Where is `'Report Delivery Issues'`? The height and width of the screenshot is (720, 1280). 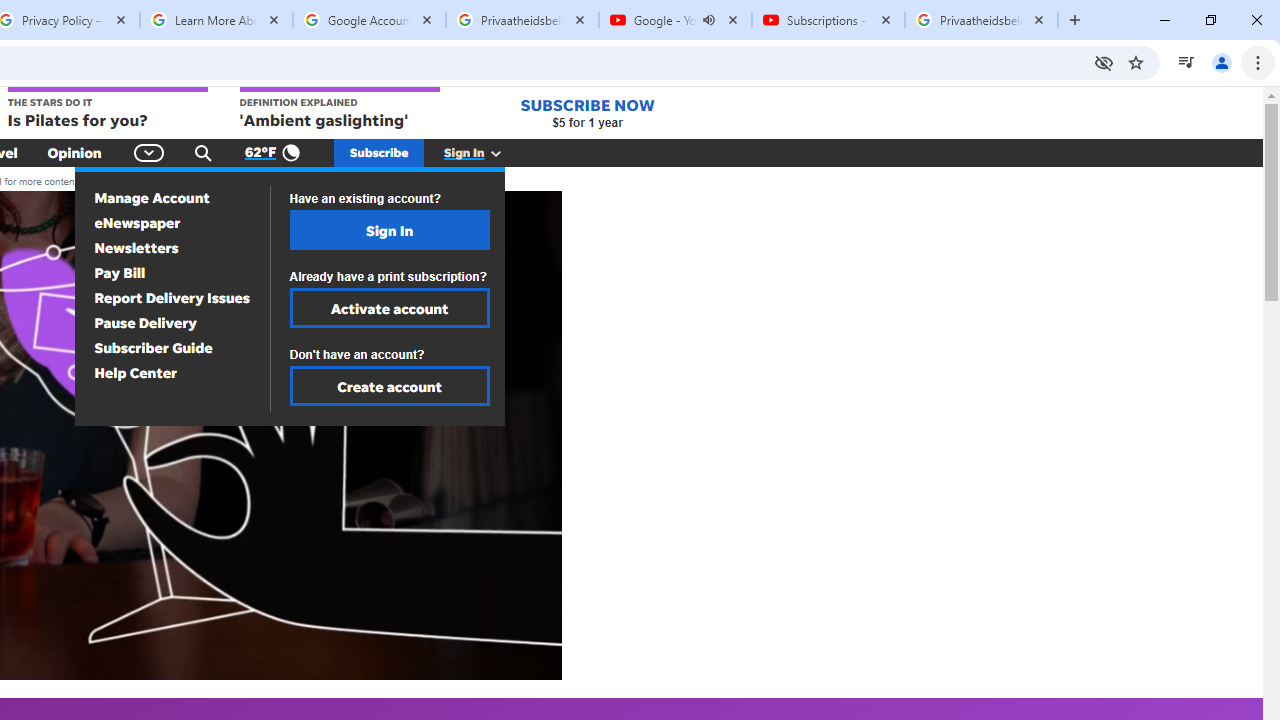 'Report Delivery Issues' is located at coordinates (172, 297).